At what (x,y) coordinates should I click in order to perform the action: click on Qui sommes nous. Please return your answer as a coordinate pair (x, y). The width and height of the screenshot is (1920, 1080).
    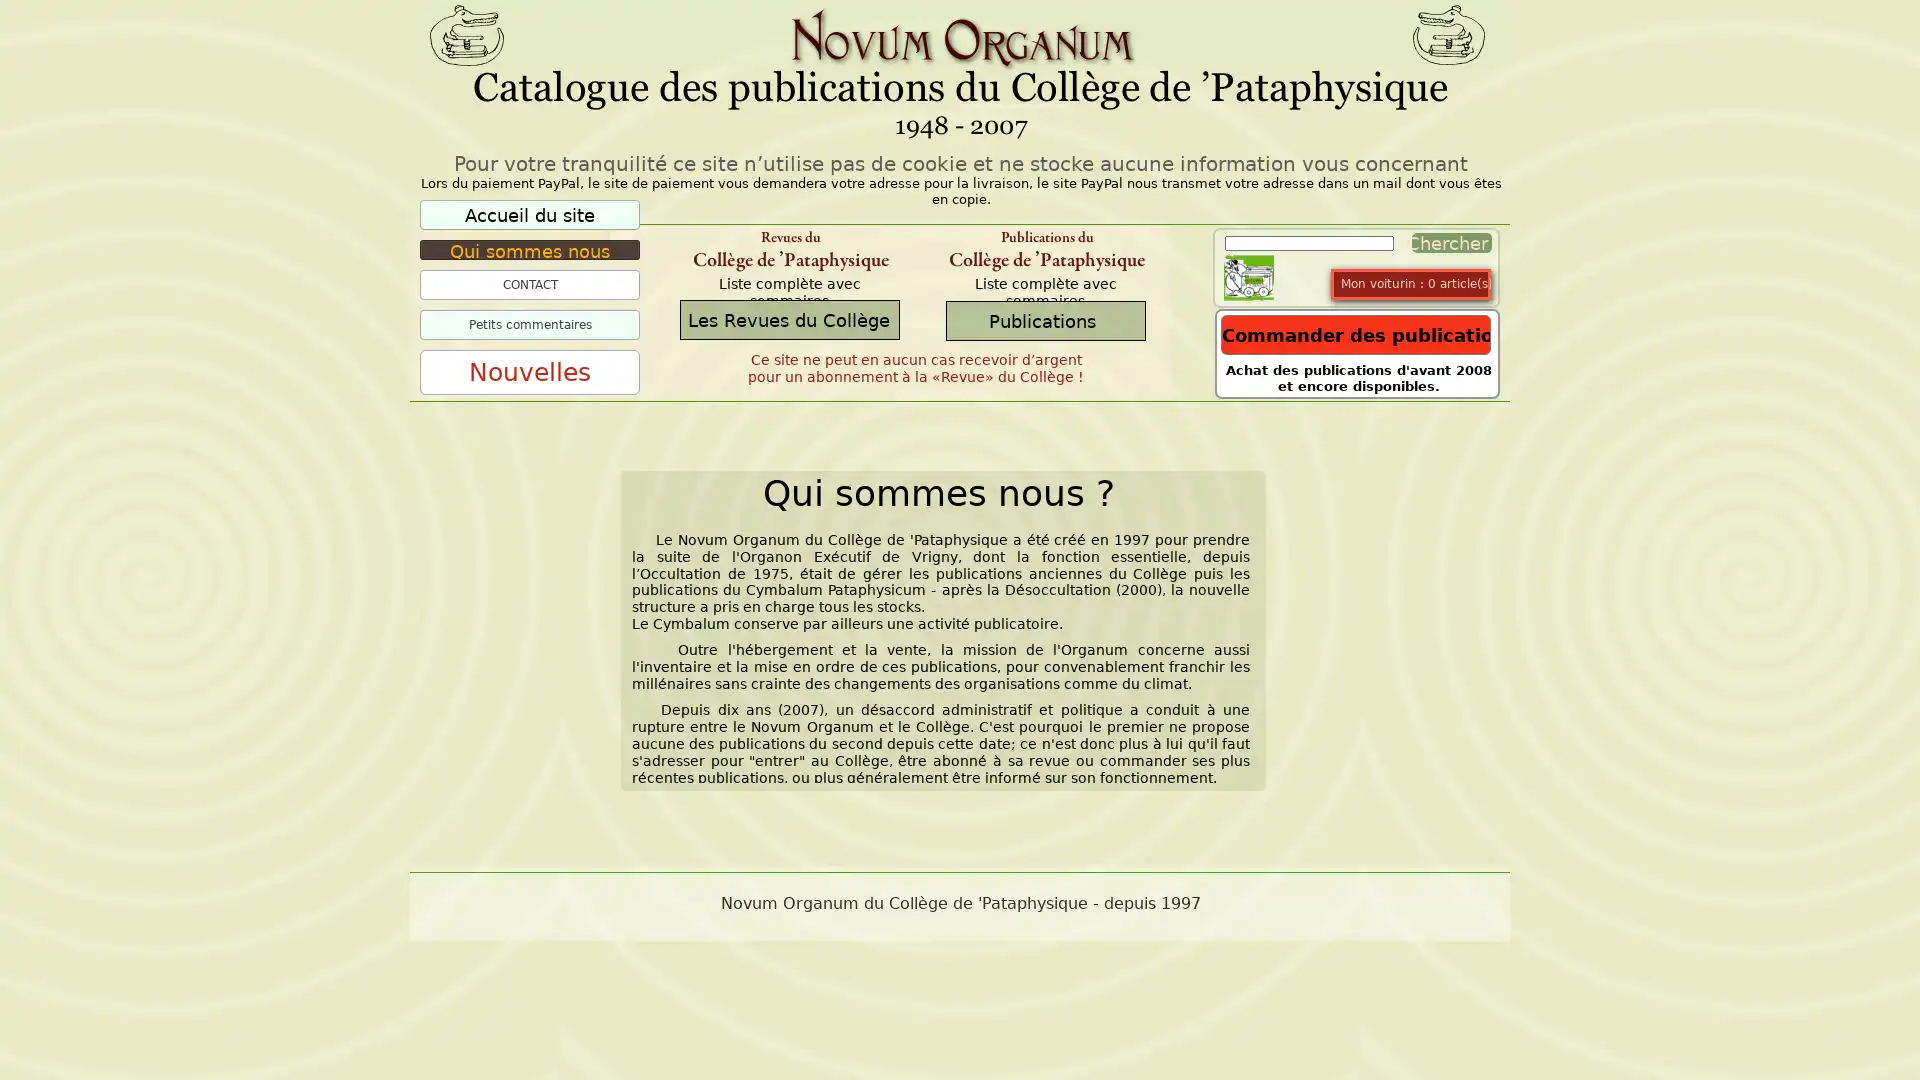
    Looking at the image, I should click on (529, 249).